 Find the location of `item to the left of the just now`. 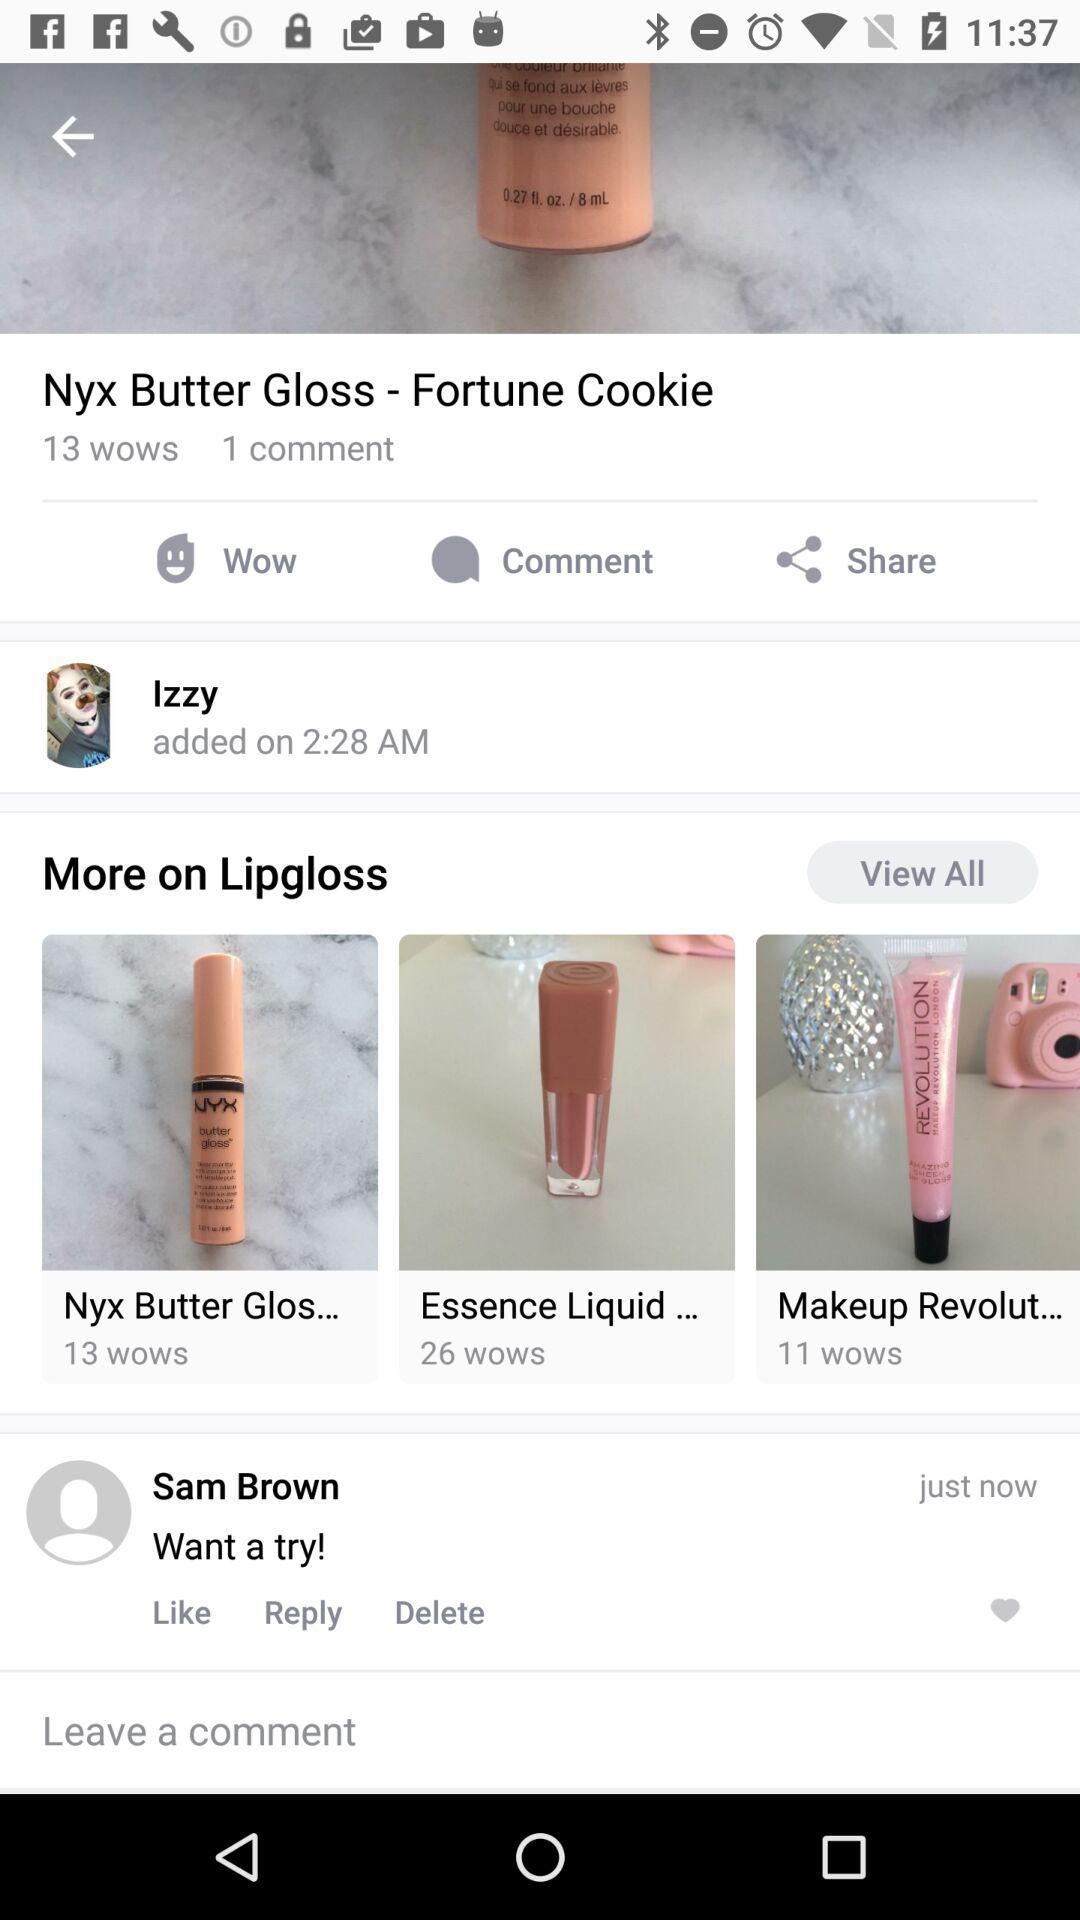

item to the left of the just now is located at coordinates (238, 1544).